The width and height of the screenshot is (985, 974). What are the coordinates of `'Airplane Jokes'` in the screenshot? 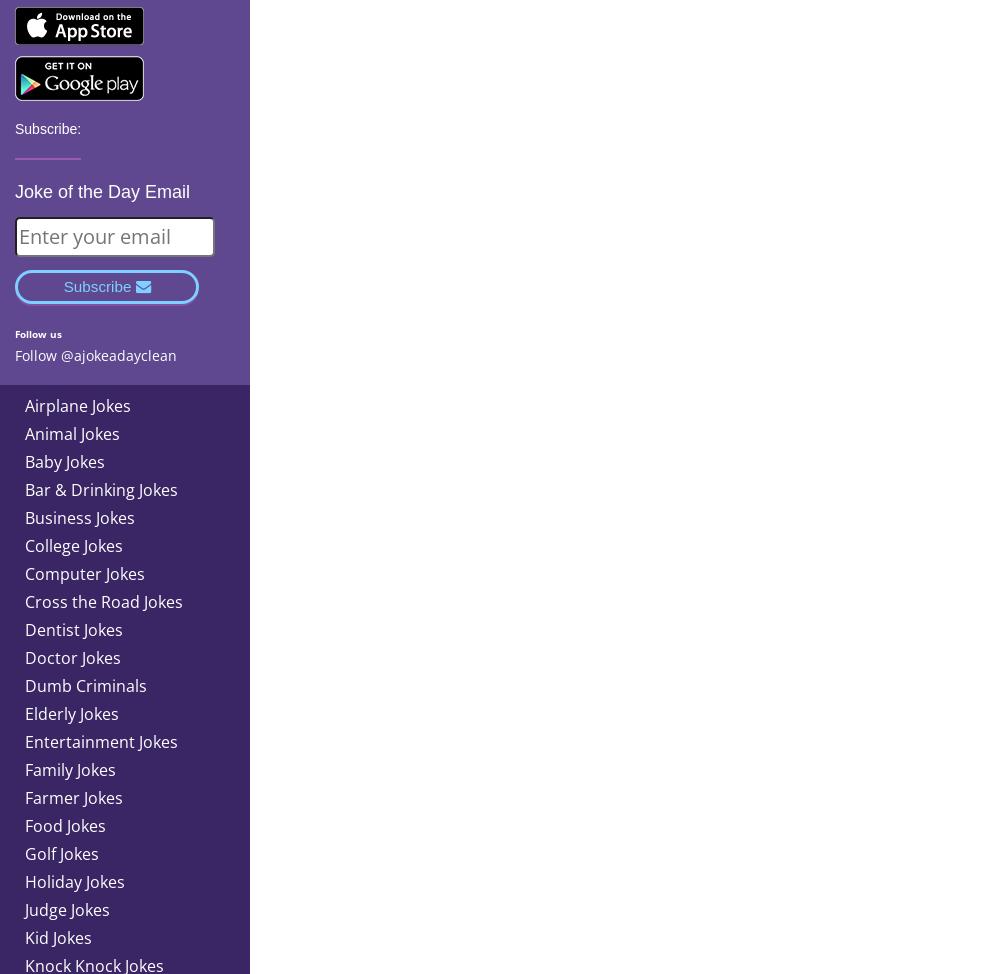 It's located at (77, 404).